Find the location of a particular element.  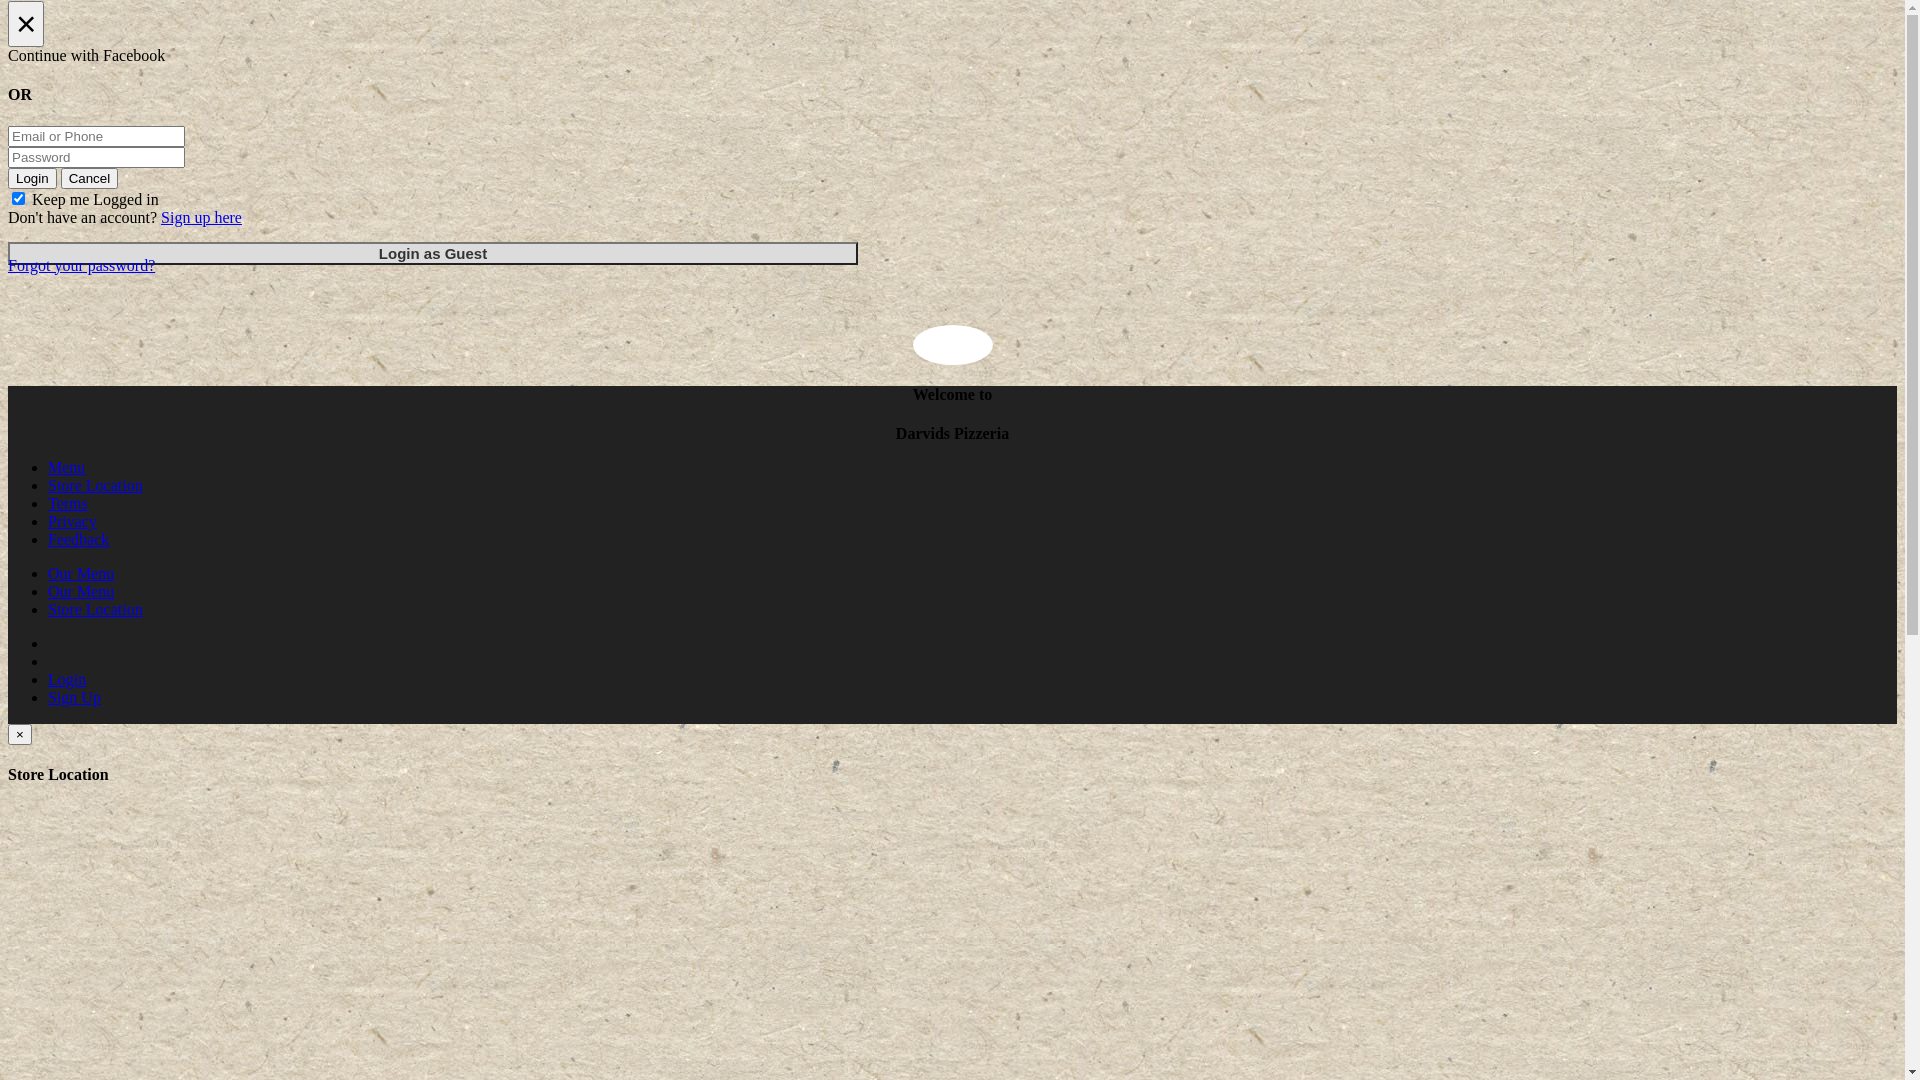

'Store Location' is located at coordinates (94, 485).